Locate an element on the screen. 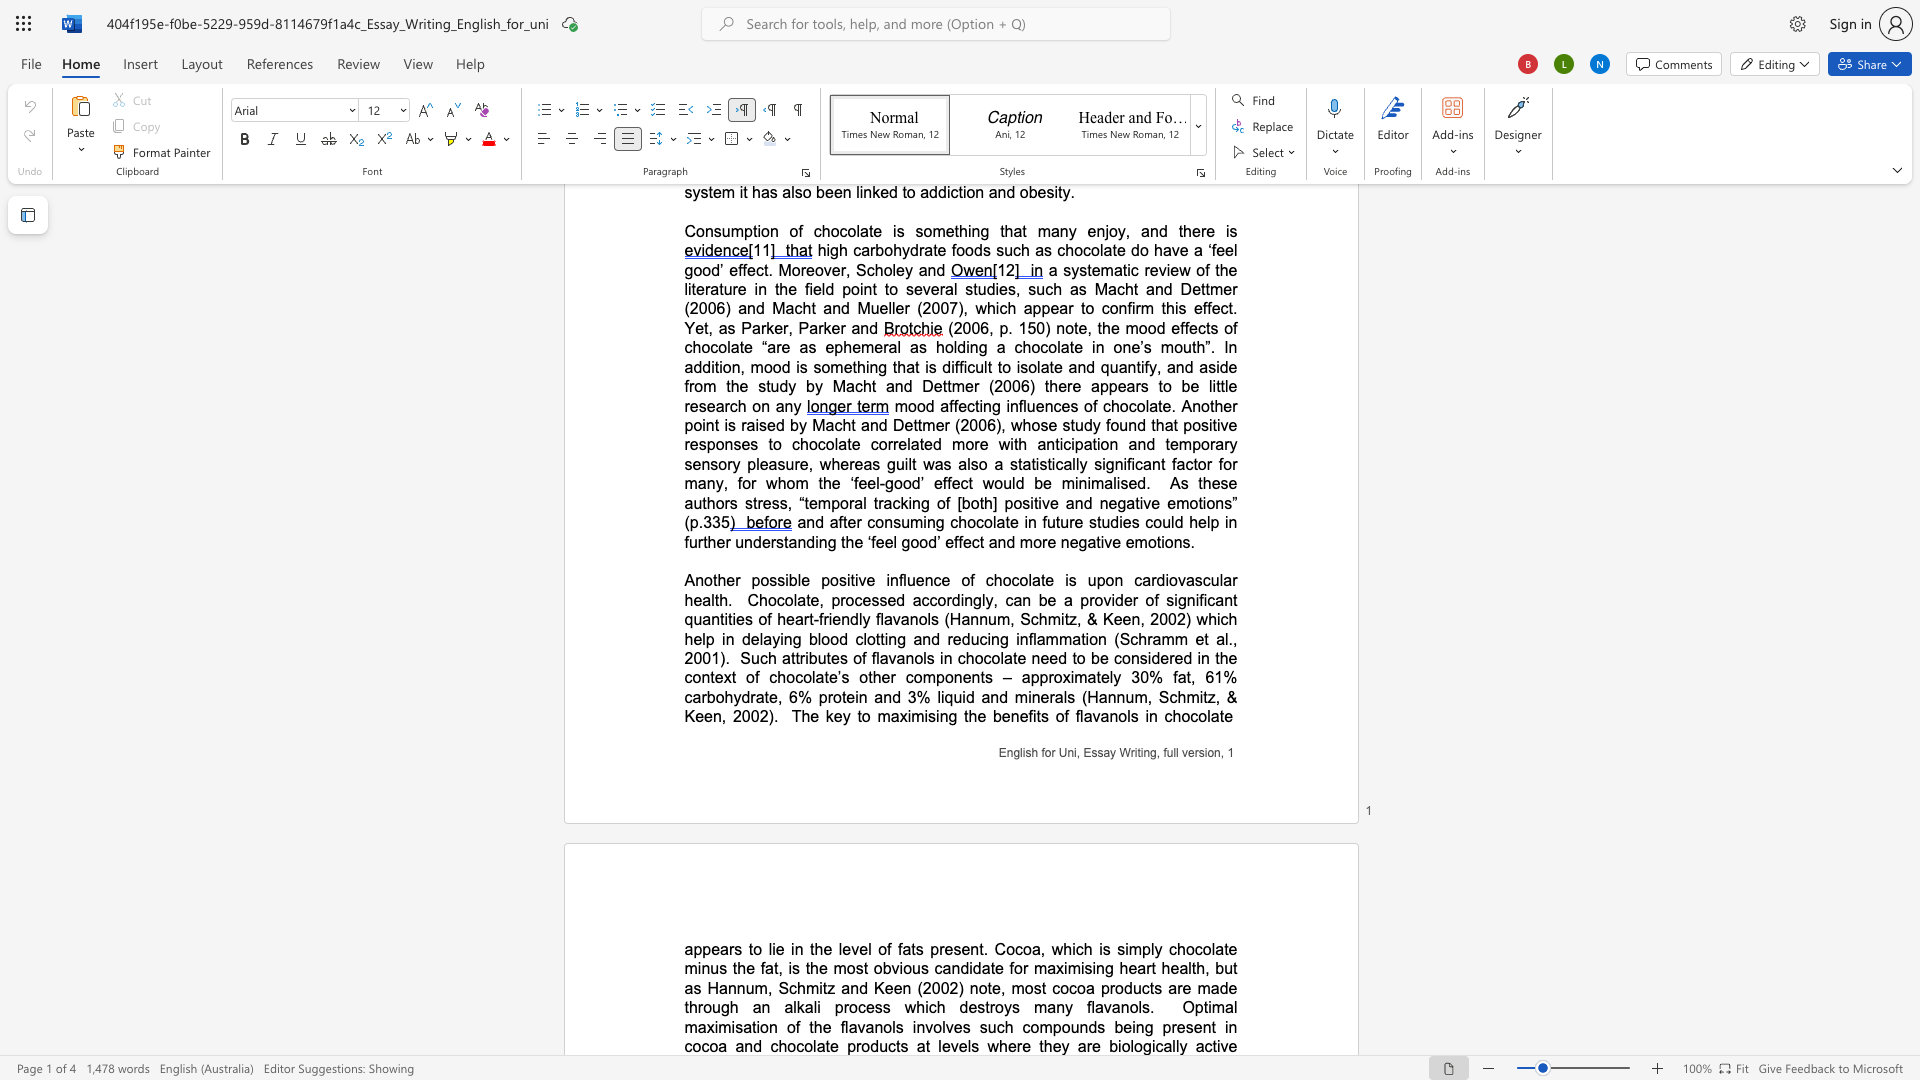 The image size is (1920, 1080). the 6th character "t" in the text is located at coordinates (897, 1045).